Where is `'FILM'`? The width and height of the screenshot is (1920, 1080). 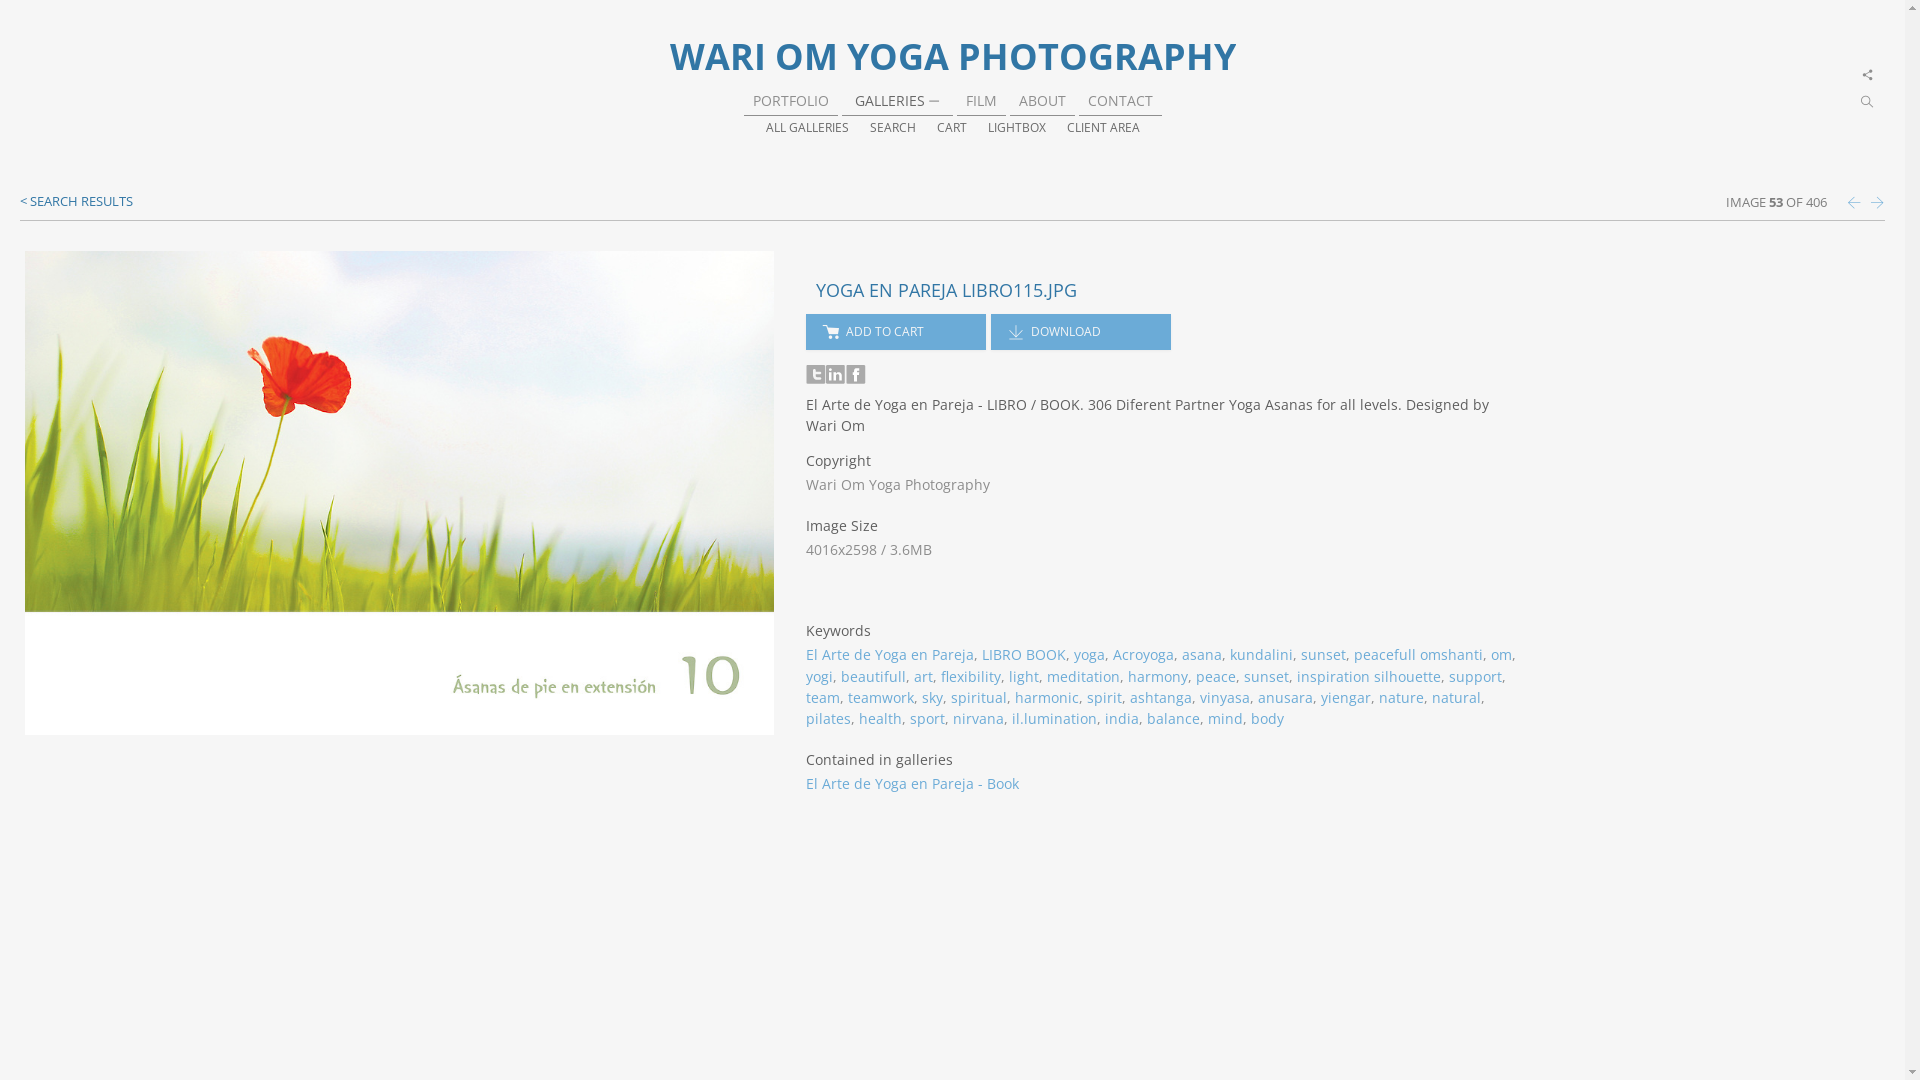 'FILM' is located at coordinates (981, 100).